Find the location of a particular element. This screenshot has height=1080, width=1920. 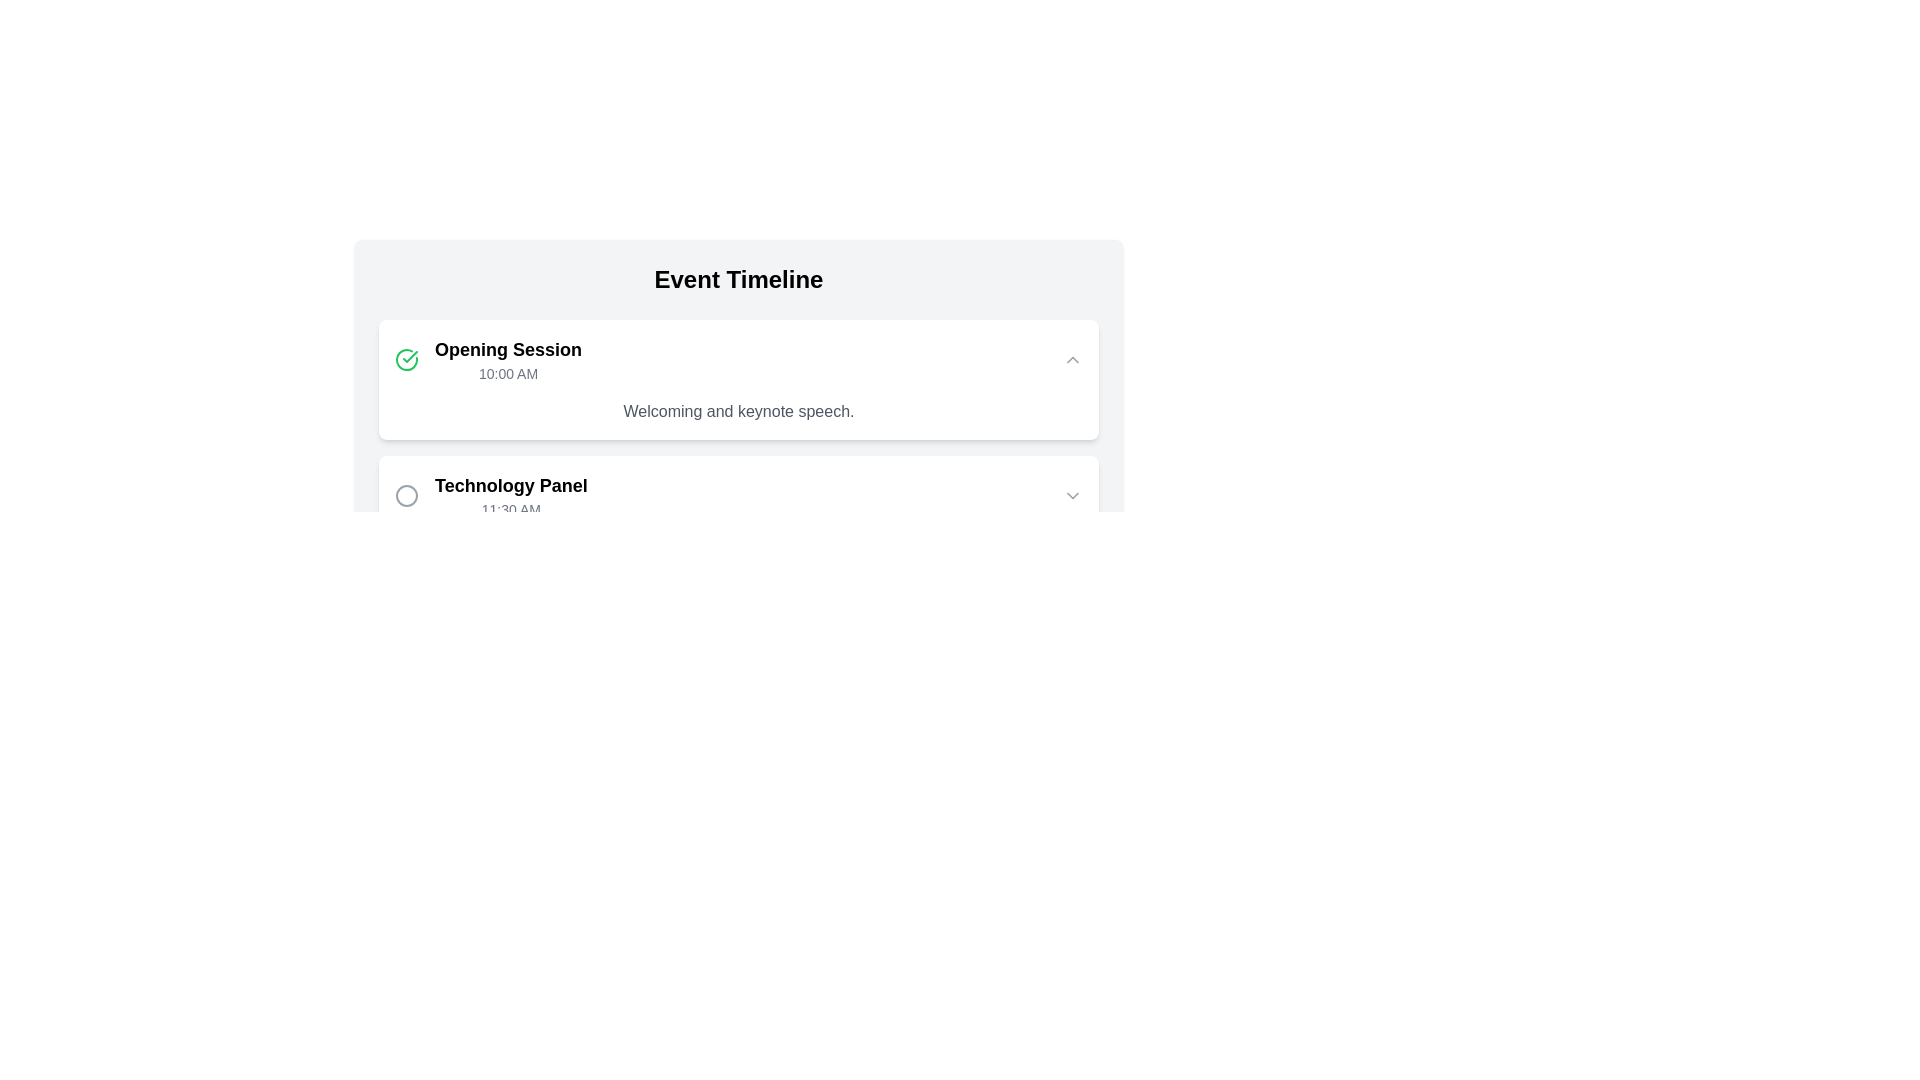

the 'Technology Panel' event entry indicator located below the 'Opening Session' and adjacent to a decorative circle icon is located at coordinates (491, 495).